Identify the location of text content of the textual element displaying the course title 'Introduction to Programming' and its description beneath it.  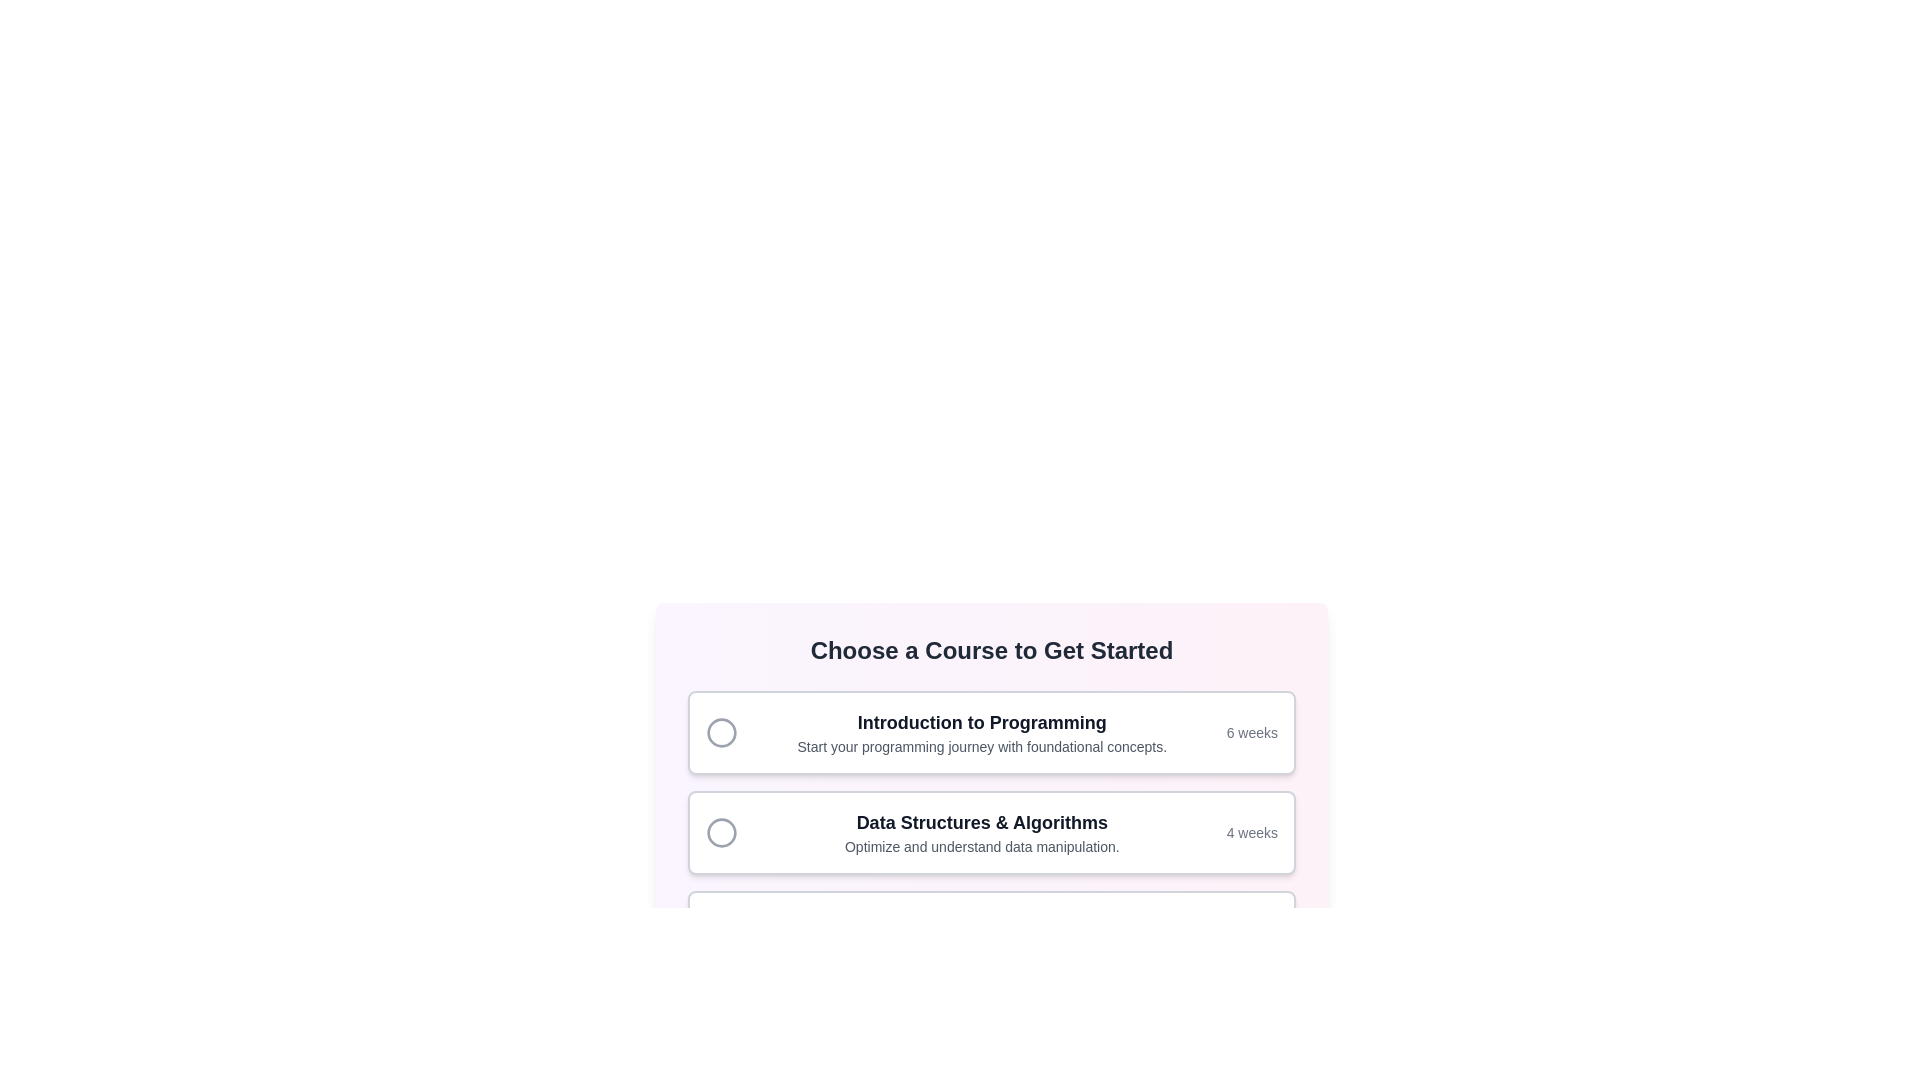
(982, 732).